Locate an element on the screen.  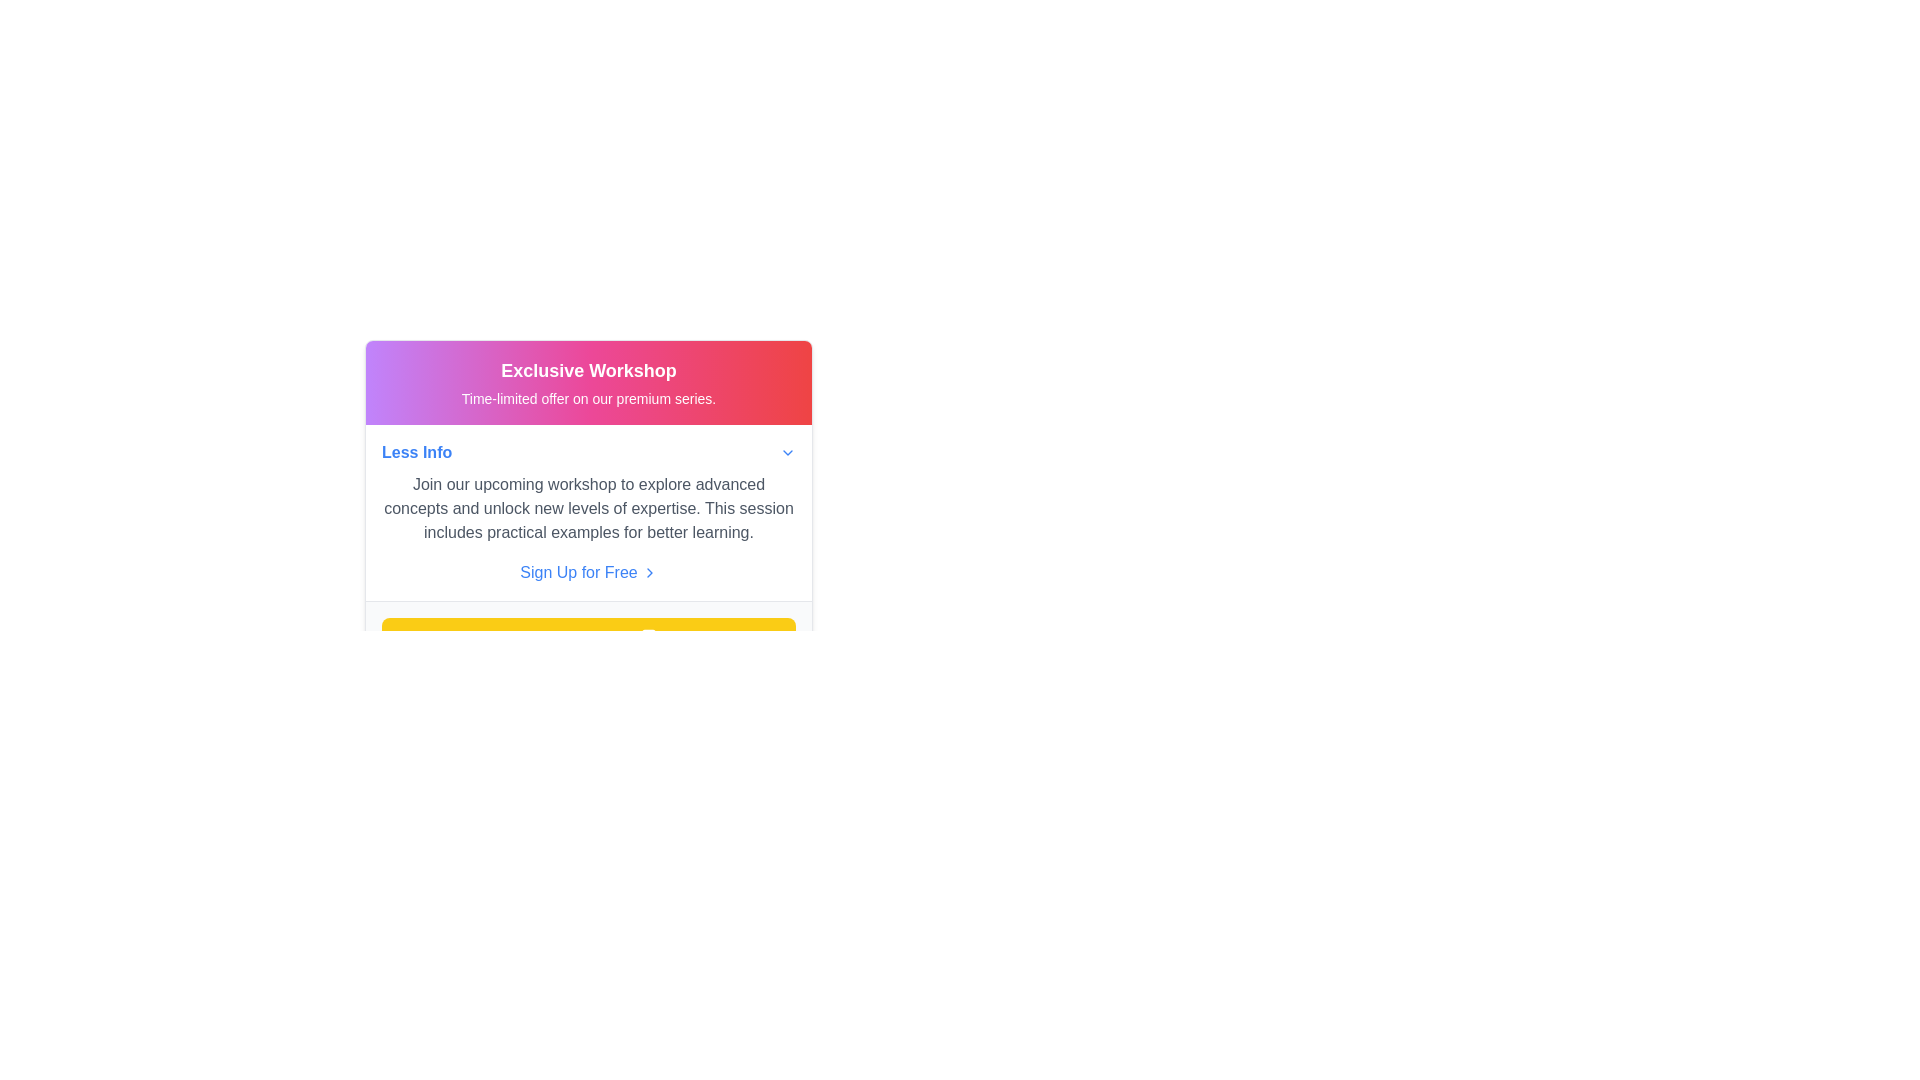
the title text label that serves as a heading for the section, which is positioned at the top of a gradient background and above a text element reading 'Time-limited offer on our premium series.' is located at coordinates (588, 370).